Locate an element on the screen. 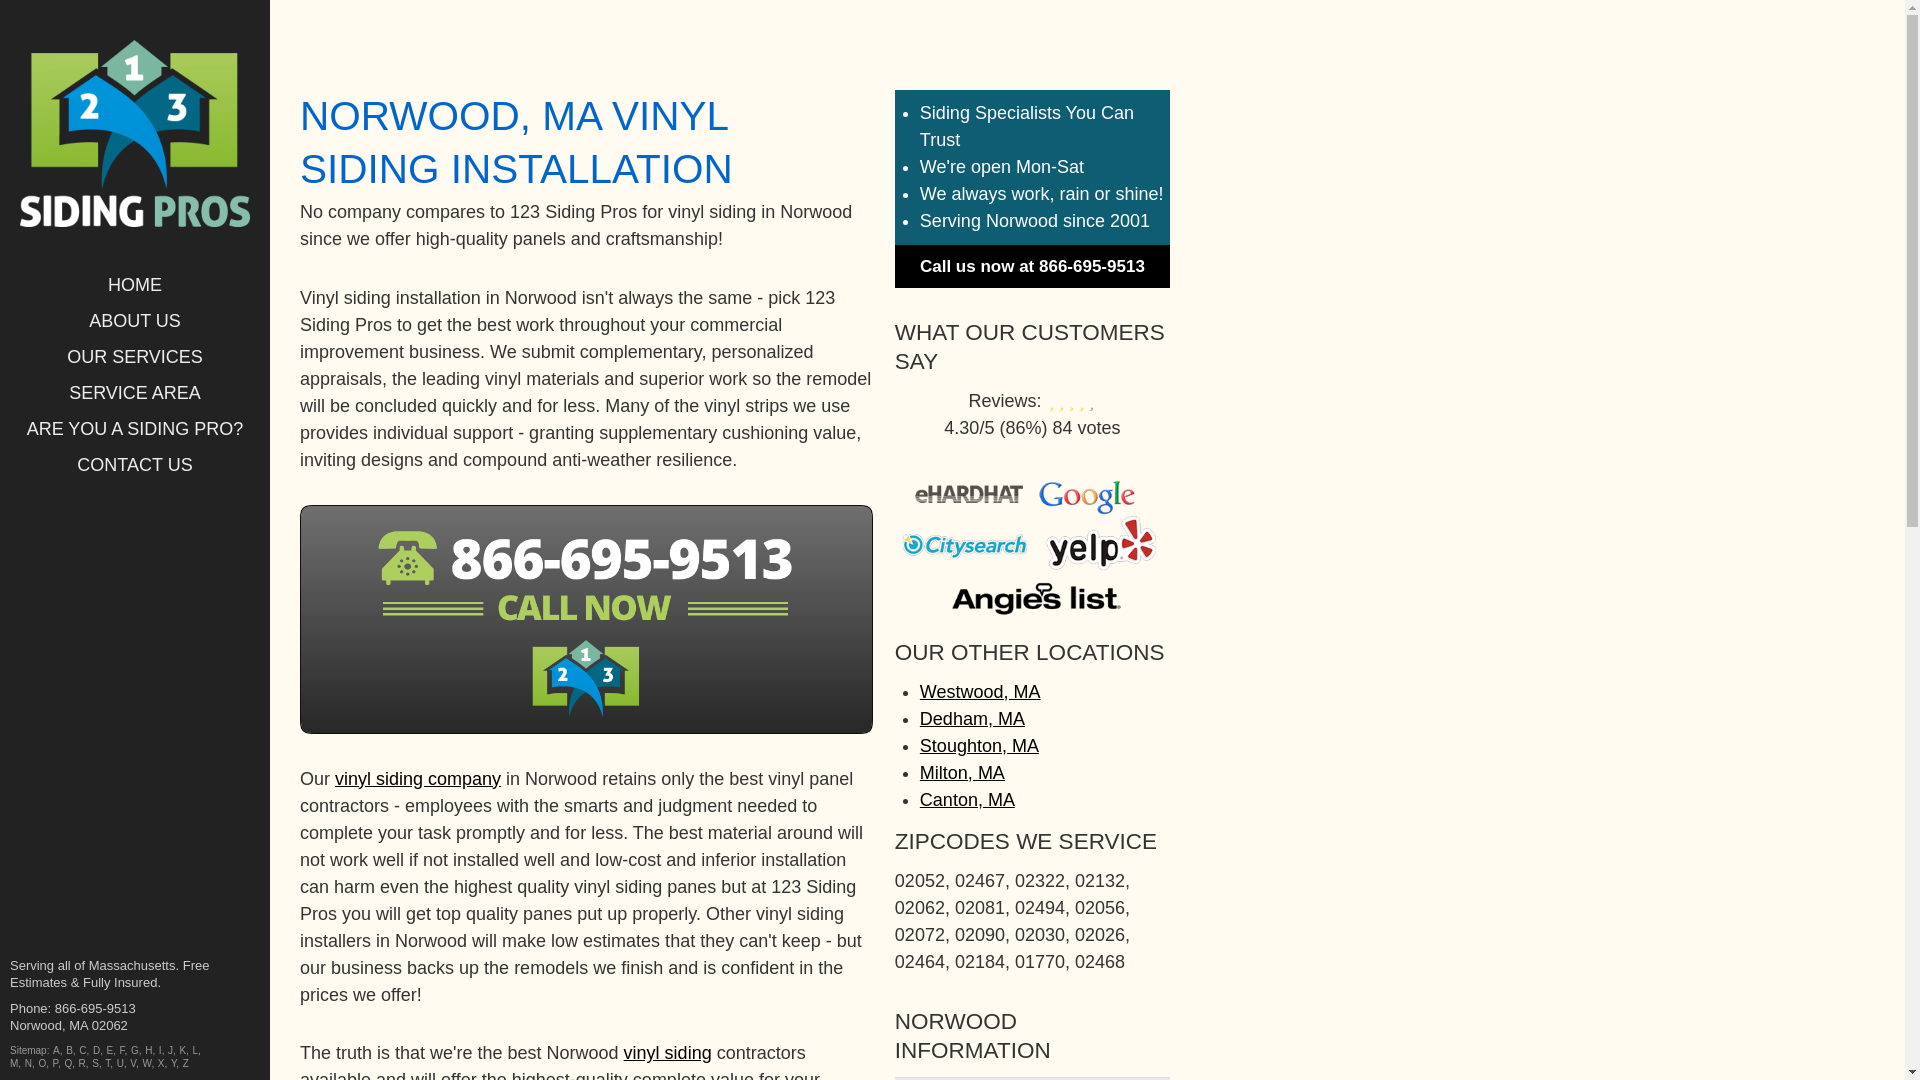 The width and height of the screenshot is (1920, 1080). 'CONTACT US' is located at coordinates (133, 465).